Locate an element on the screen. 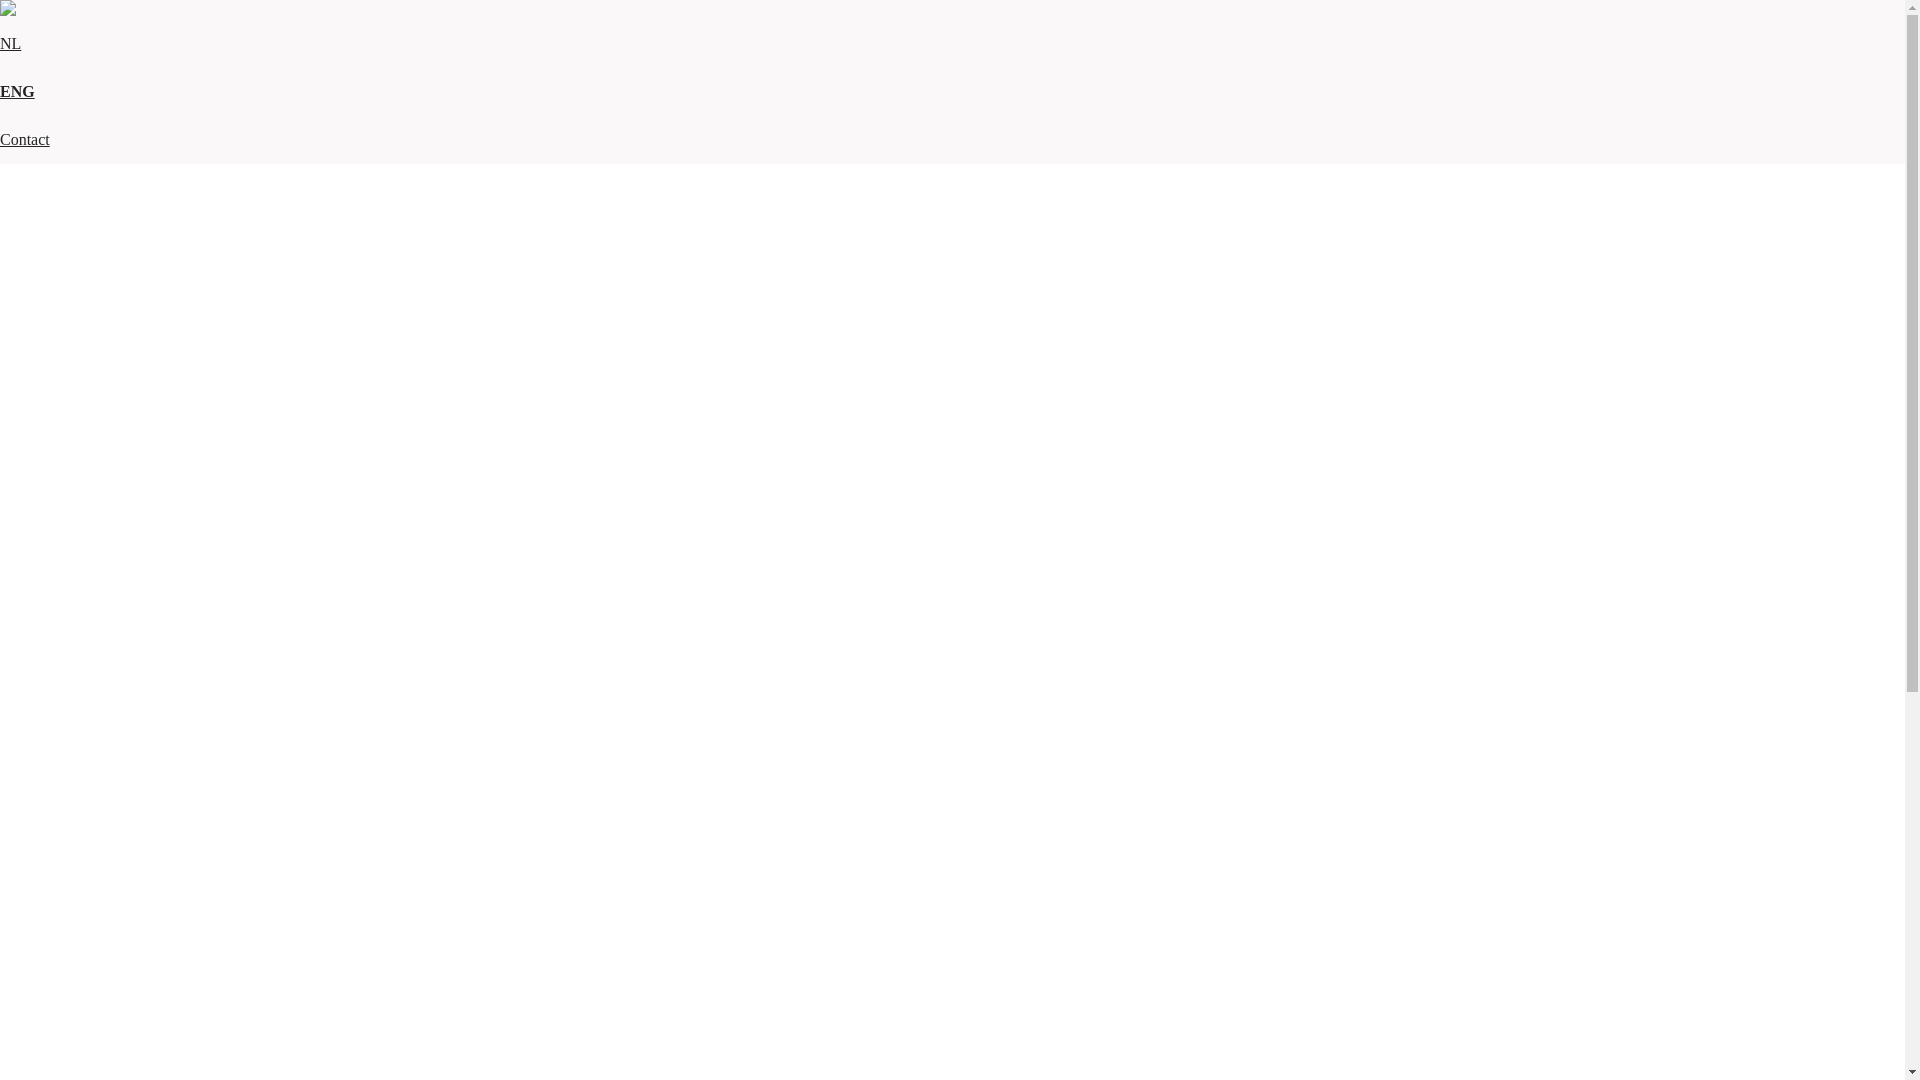 The image size is (1920, 1080). 'NL' is located at coordinates (0, 43).